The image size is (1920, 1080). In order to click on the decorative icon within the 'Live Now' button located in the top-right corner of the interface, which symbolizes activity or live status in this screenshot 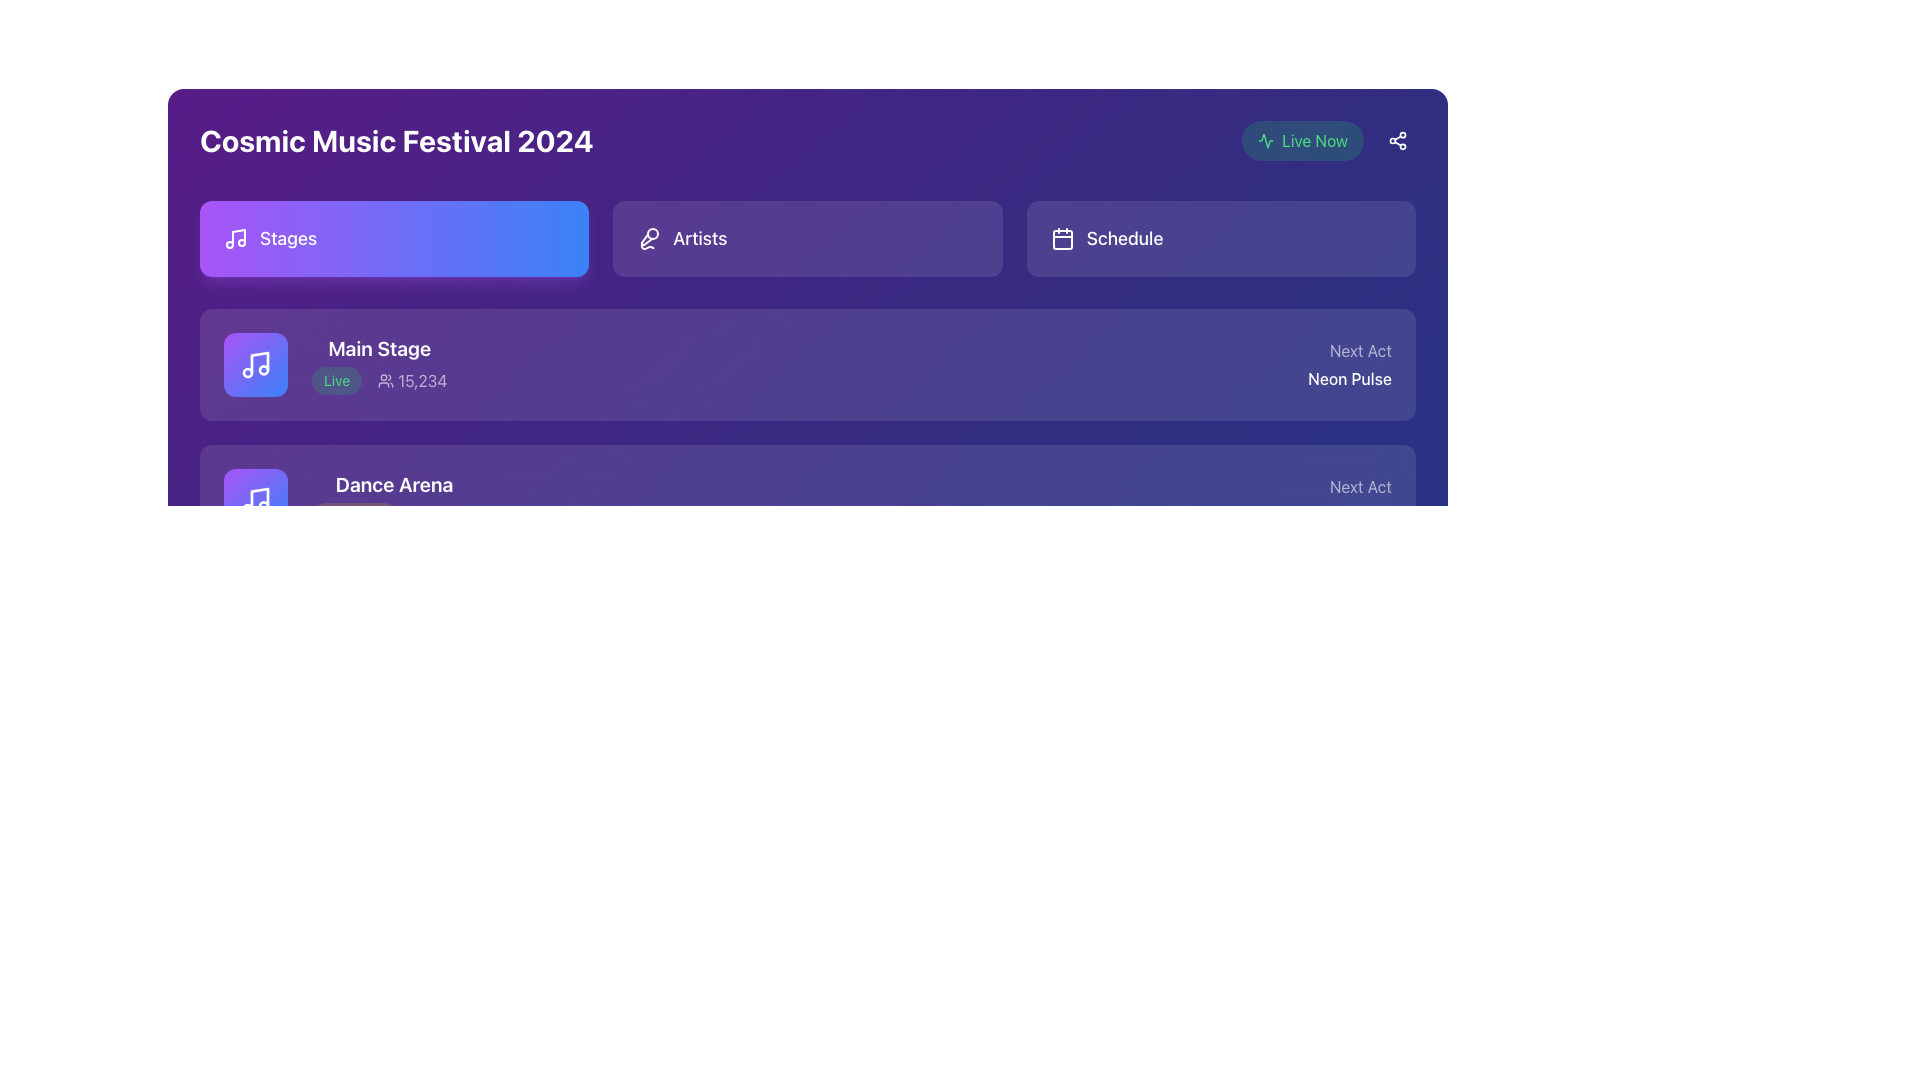, I will do `click(1265, 140)`.